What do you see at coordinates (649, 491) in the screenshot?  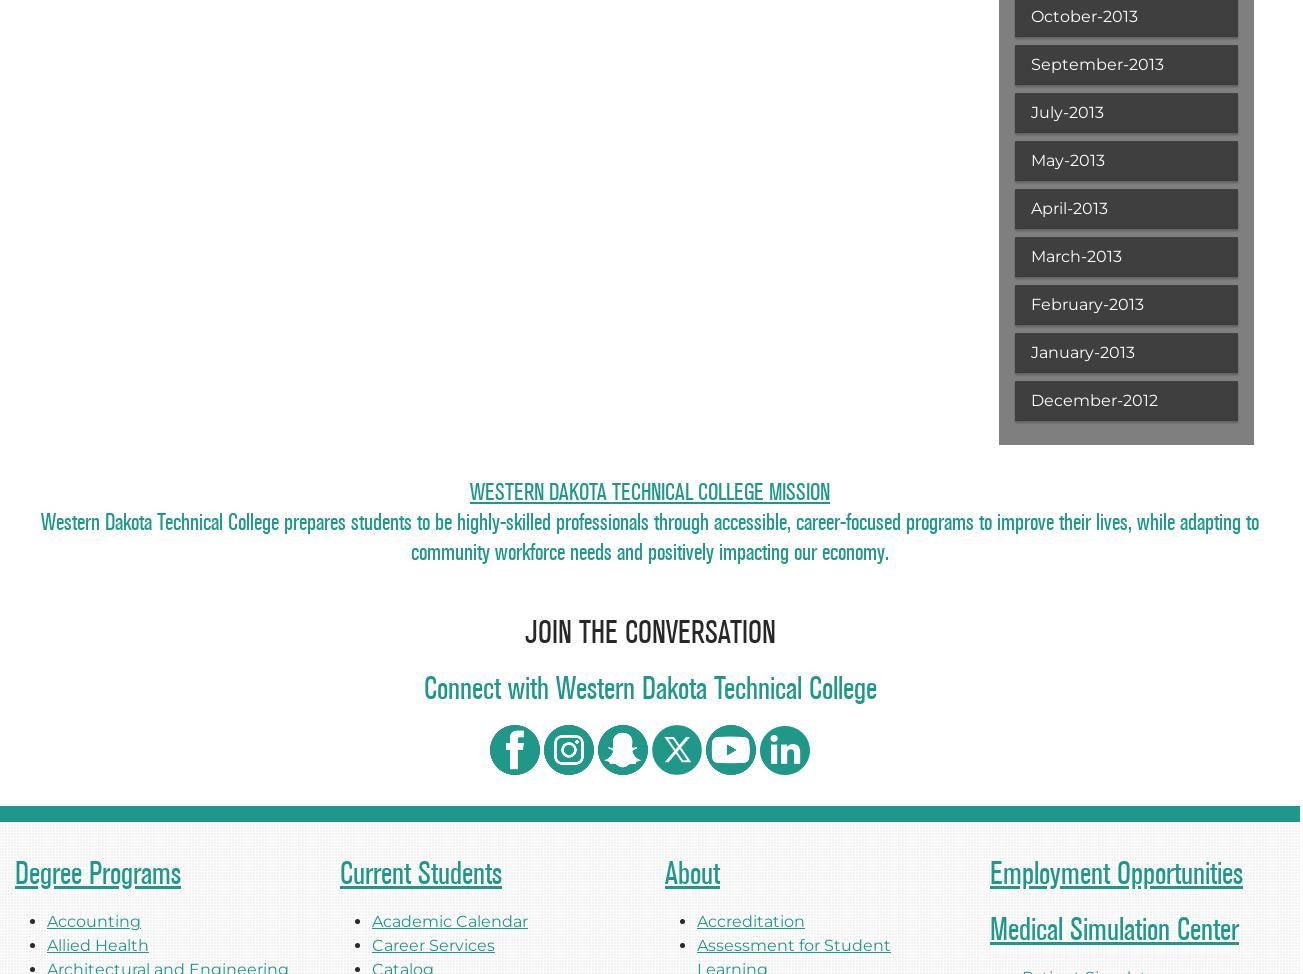 I see `'WESTERN DAKOTA TECHNICAL COLLEGE MISSION'` at bounding box center [649, 491].